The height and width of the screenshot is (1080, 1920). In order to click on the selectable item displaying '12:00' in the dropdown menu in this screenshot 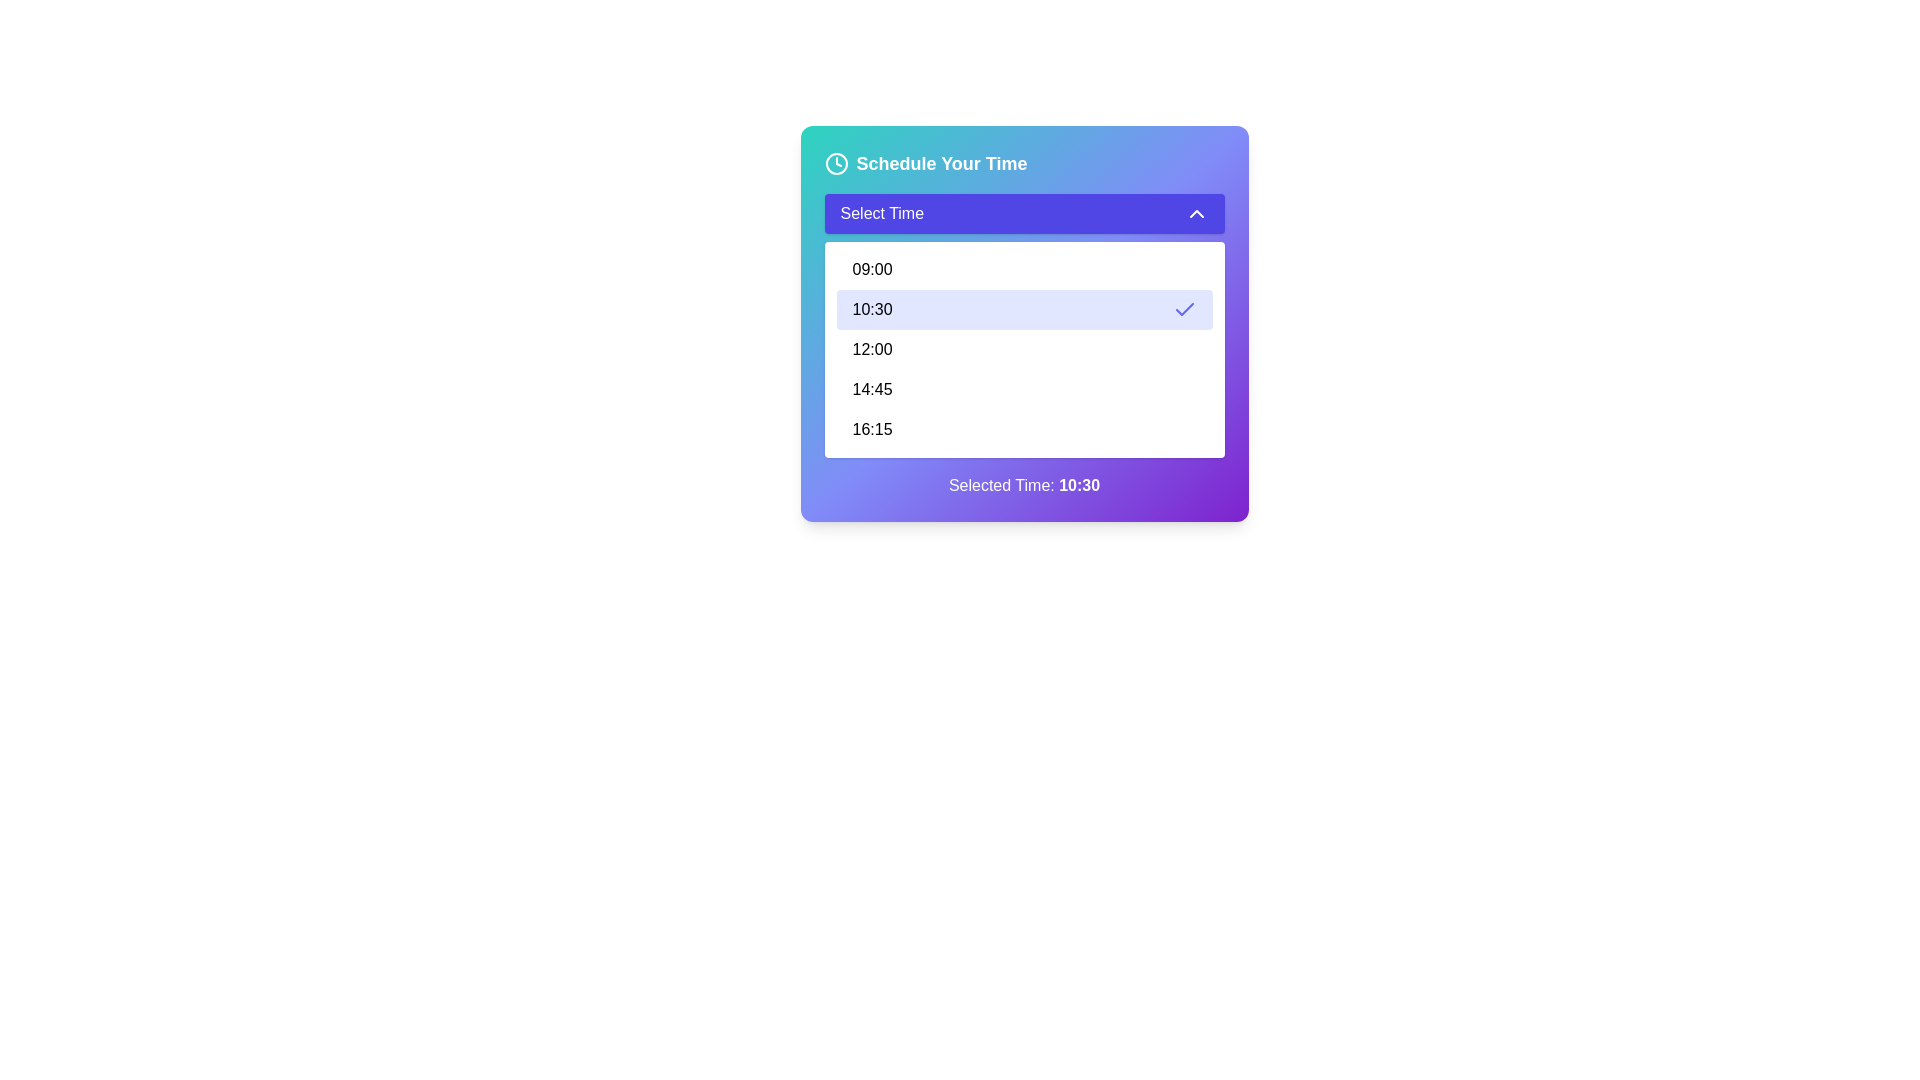, I will do `click(872, 349)`.